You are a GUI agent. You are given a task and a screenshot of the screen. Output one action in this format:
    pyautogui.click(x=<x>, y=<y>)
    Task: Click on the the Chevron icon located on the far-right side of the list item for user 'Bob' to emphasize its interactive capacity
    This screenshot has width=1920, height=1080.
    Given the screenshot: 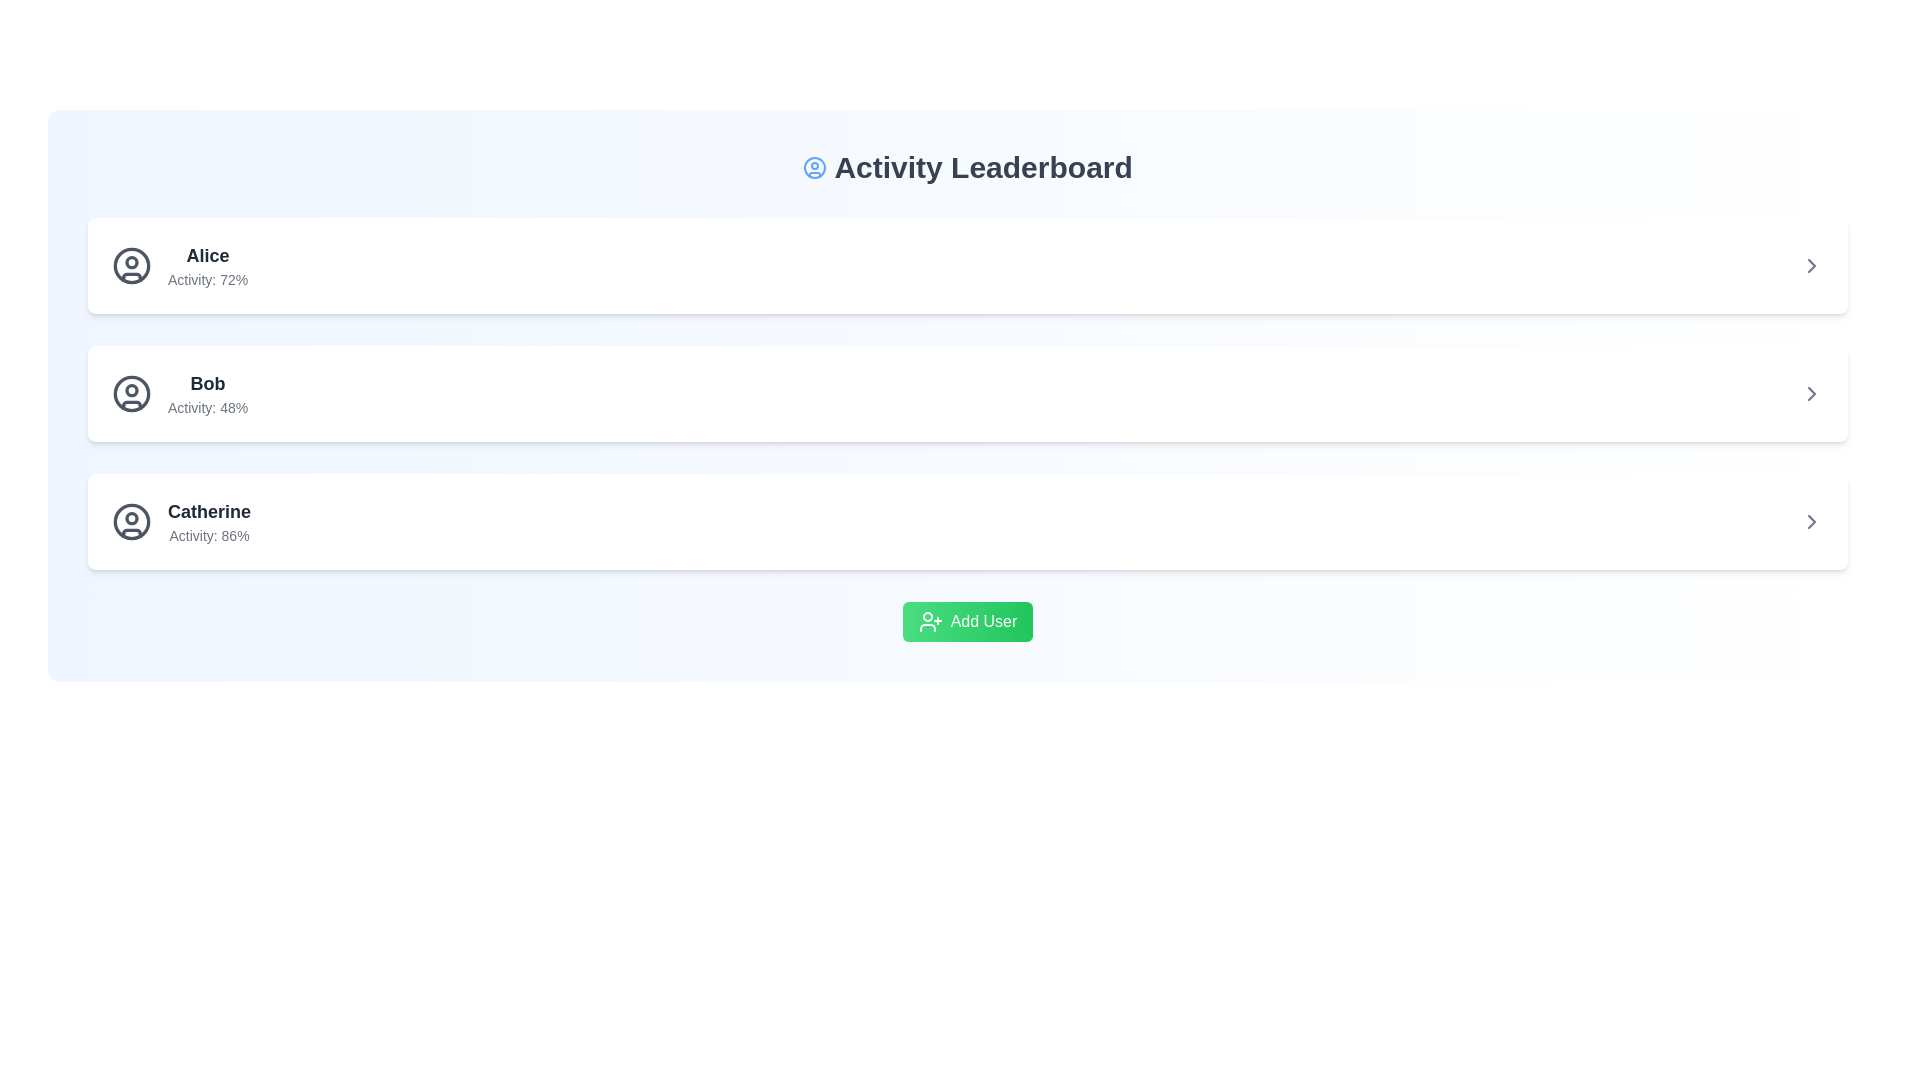 What is the action you would take?
    pyautogui.click(x=1811, y=393)
    